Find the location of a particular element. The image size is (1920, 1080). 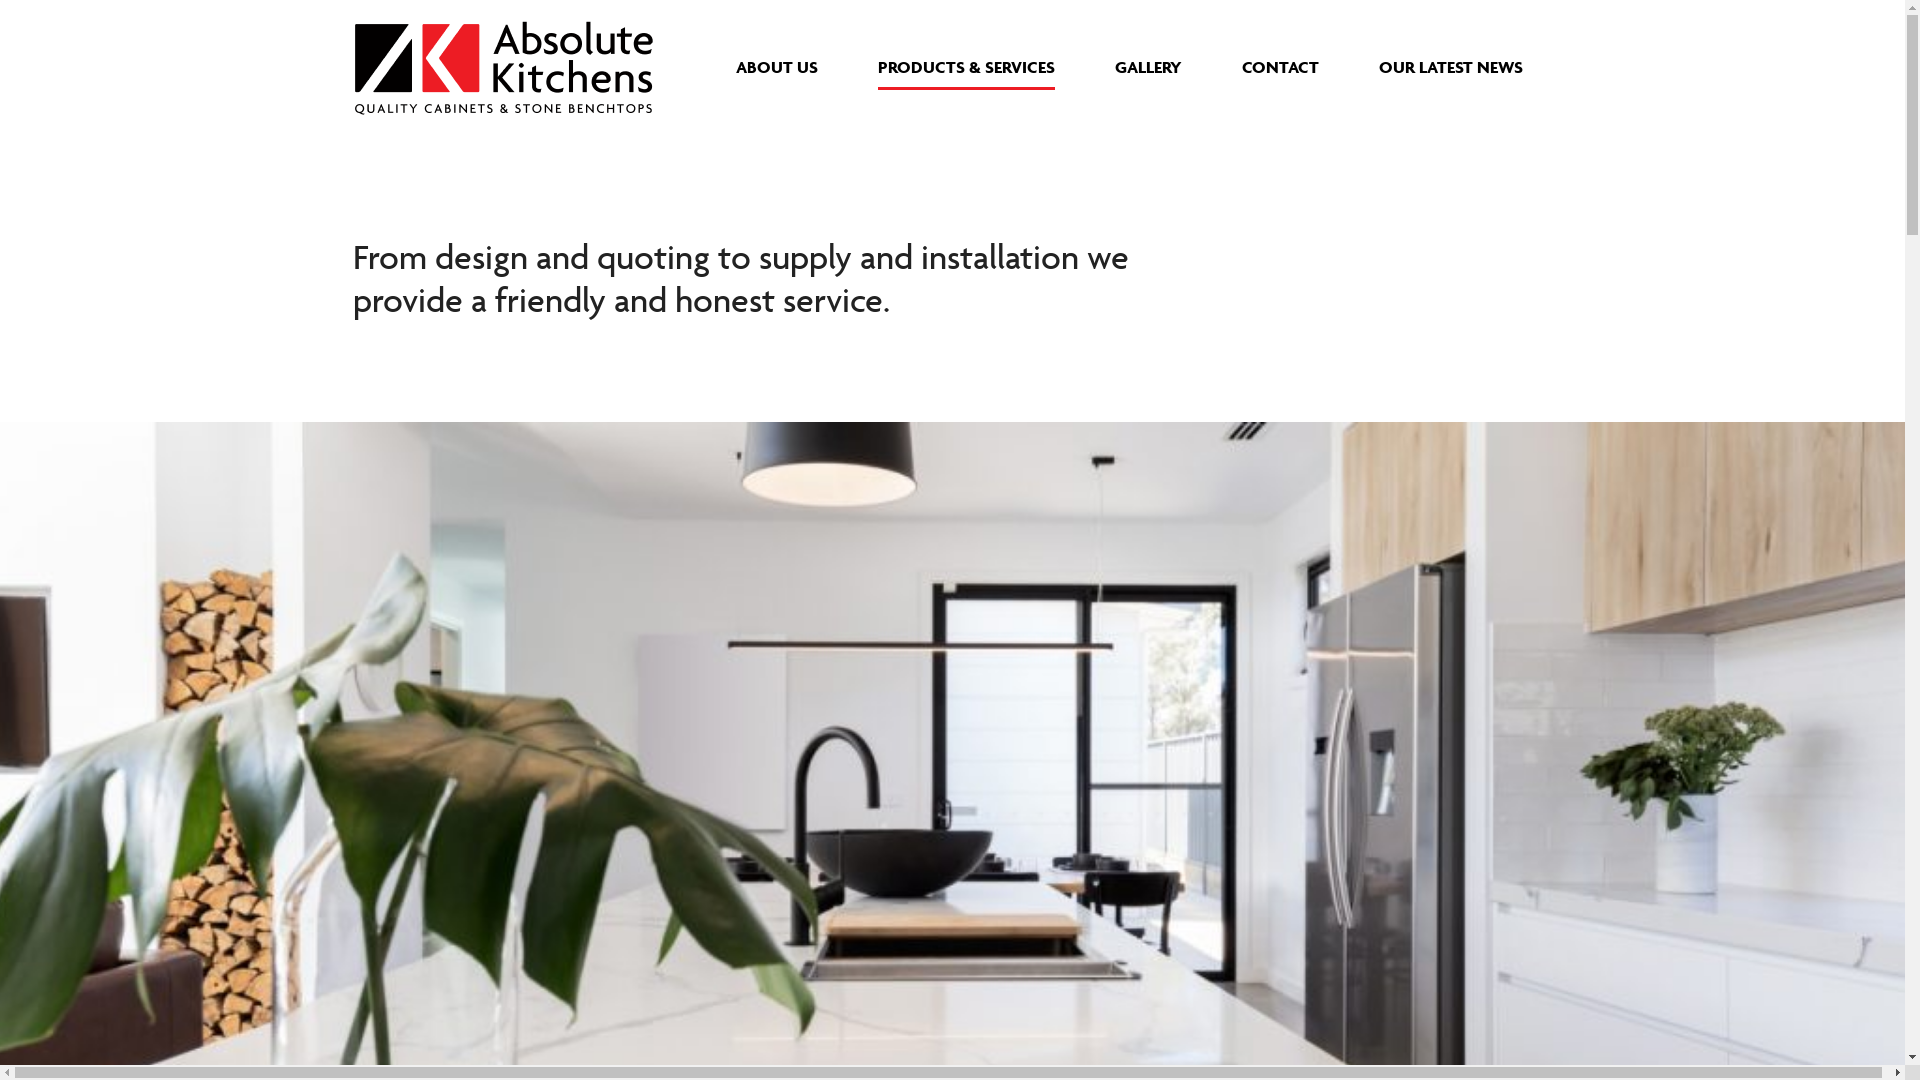

'GALLERY' is located at coordinates (1147, 64).